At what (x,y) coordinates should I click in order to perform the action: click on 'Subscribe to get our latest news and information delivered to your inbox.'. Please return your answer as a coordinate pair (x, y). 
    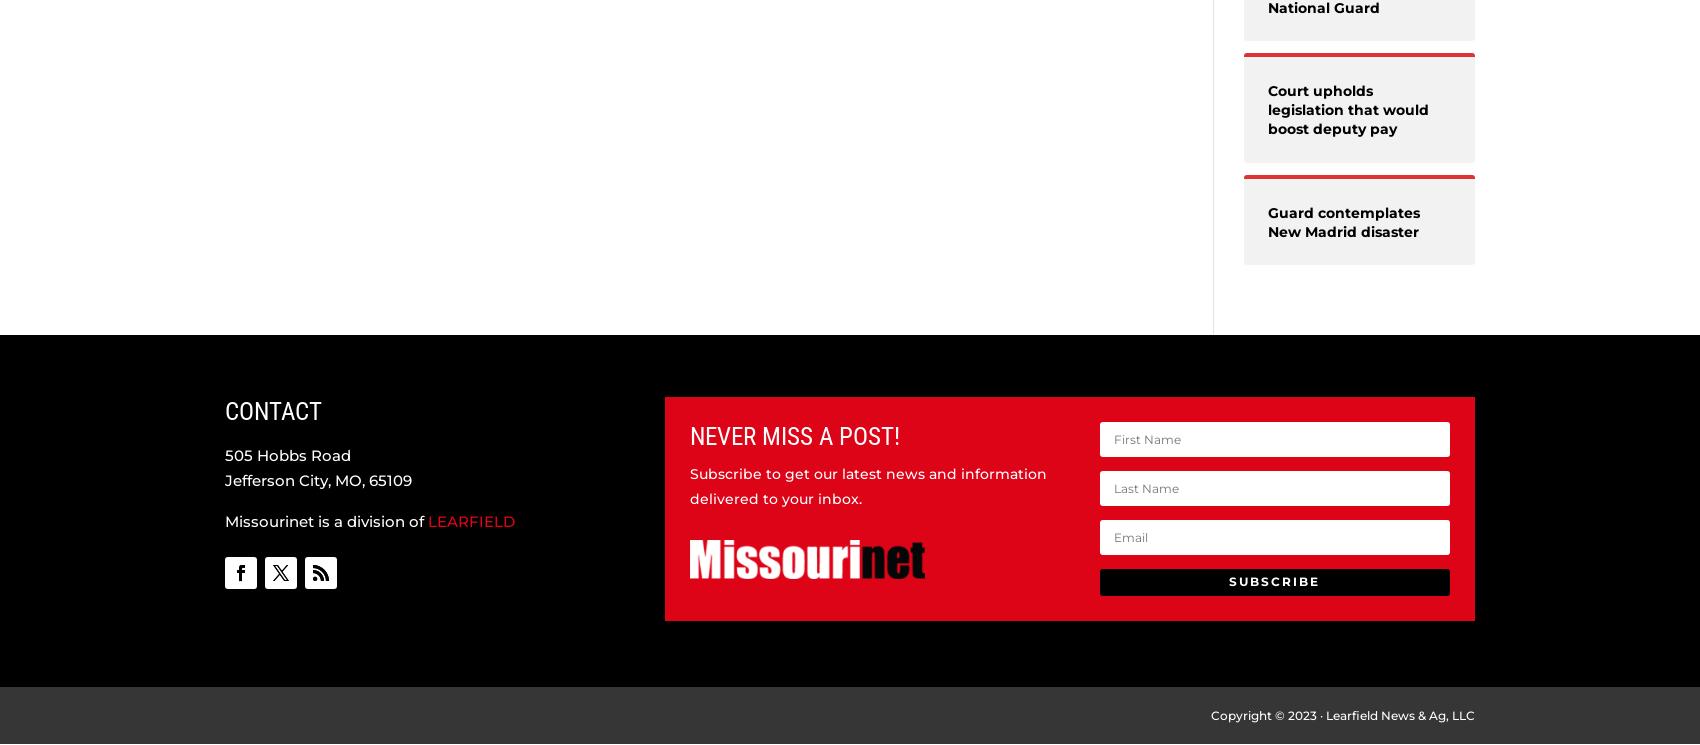
    Looking at the image, I should click on (689, 485).